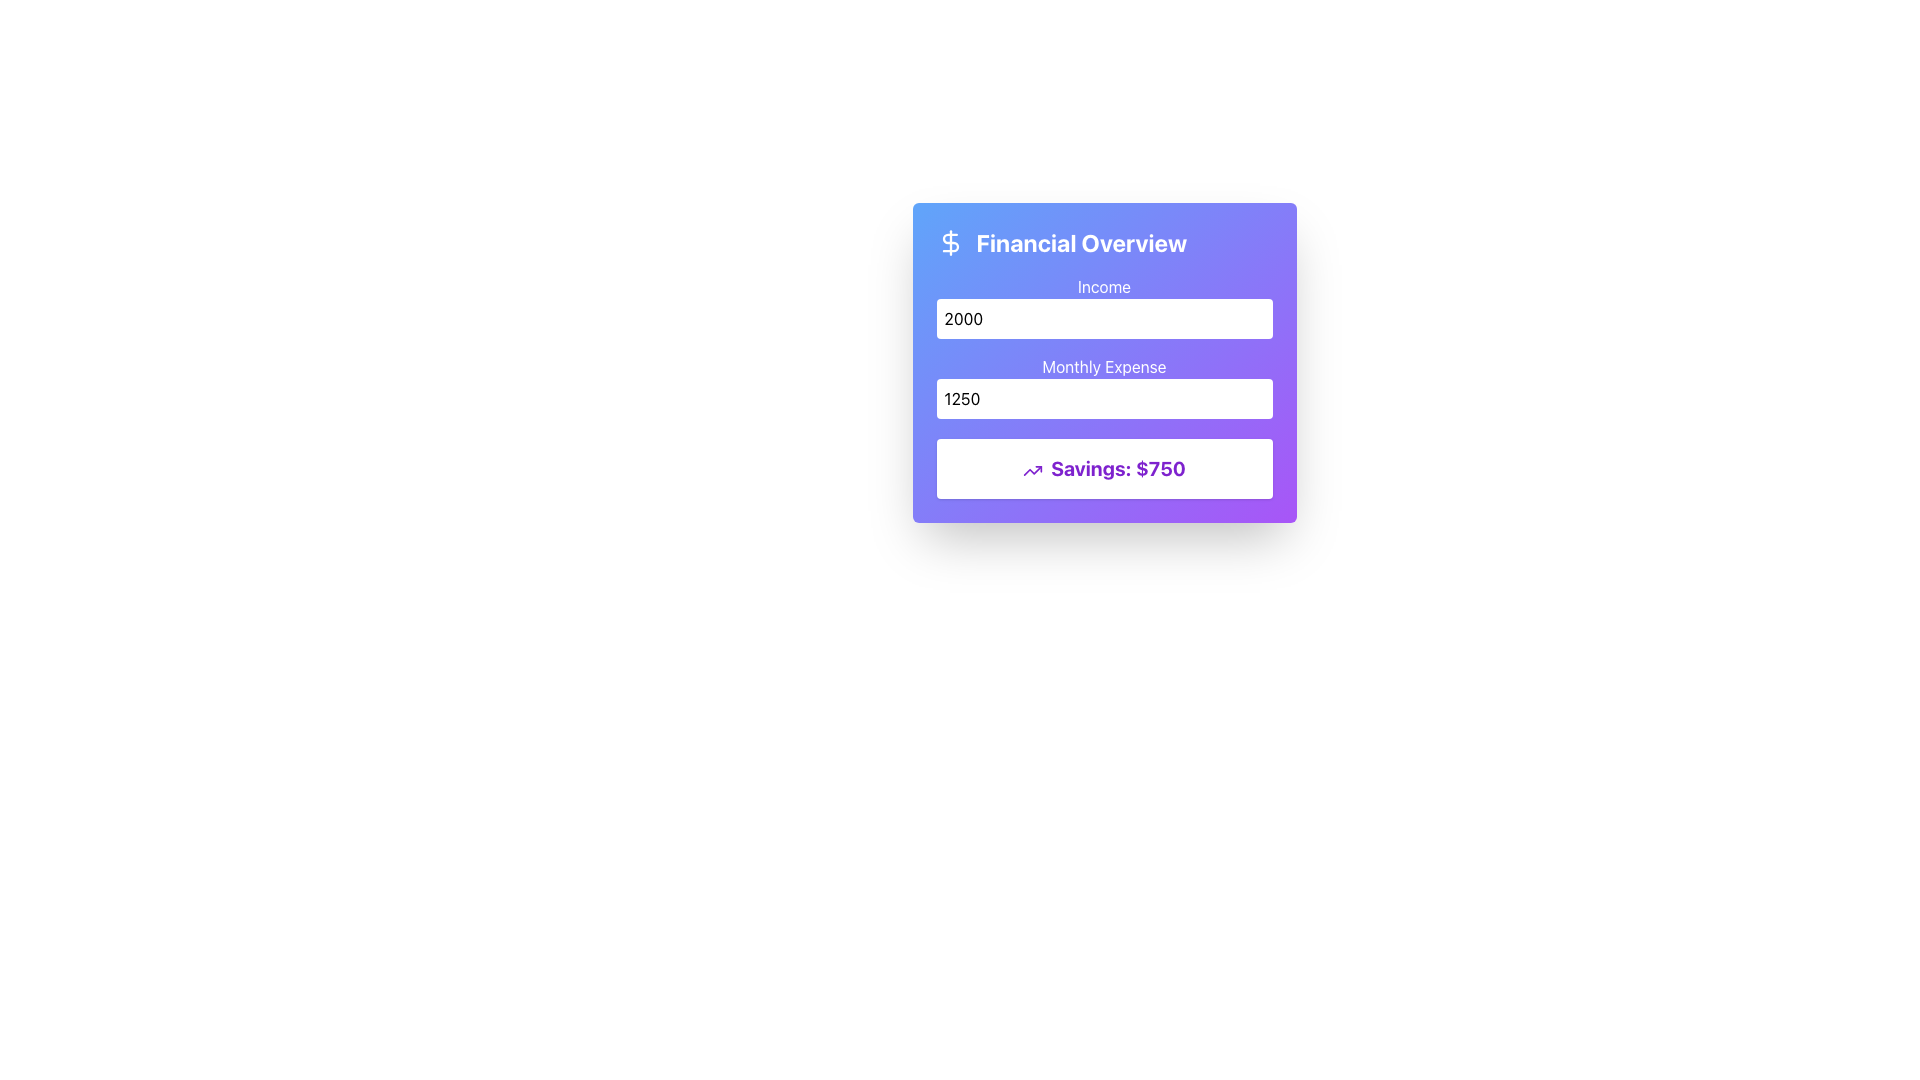 The width and height of the screenshot is (1920, 1080). What do you see at coordinates (1103, 386) in the screenshot?
I see `the 'Monthly Expense' labeled input field` at bounding box center [1103, 386].